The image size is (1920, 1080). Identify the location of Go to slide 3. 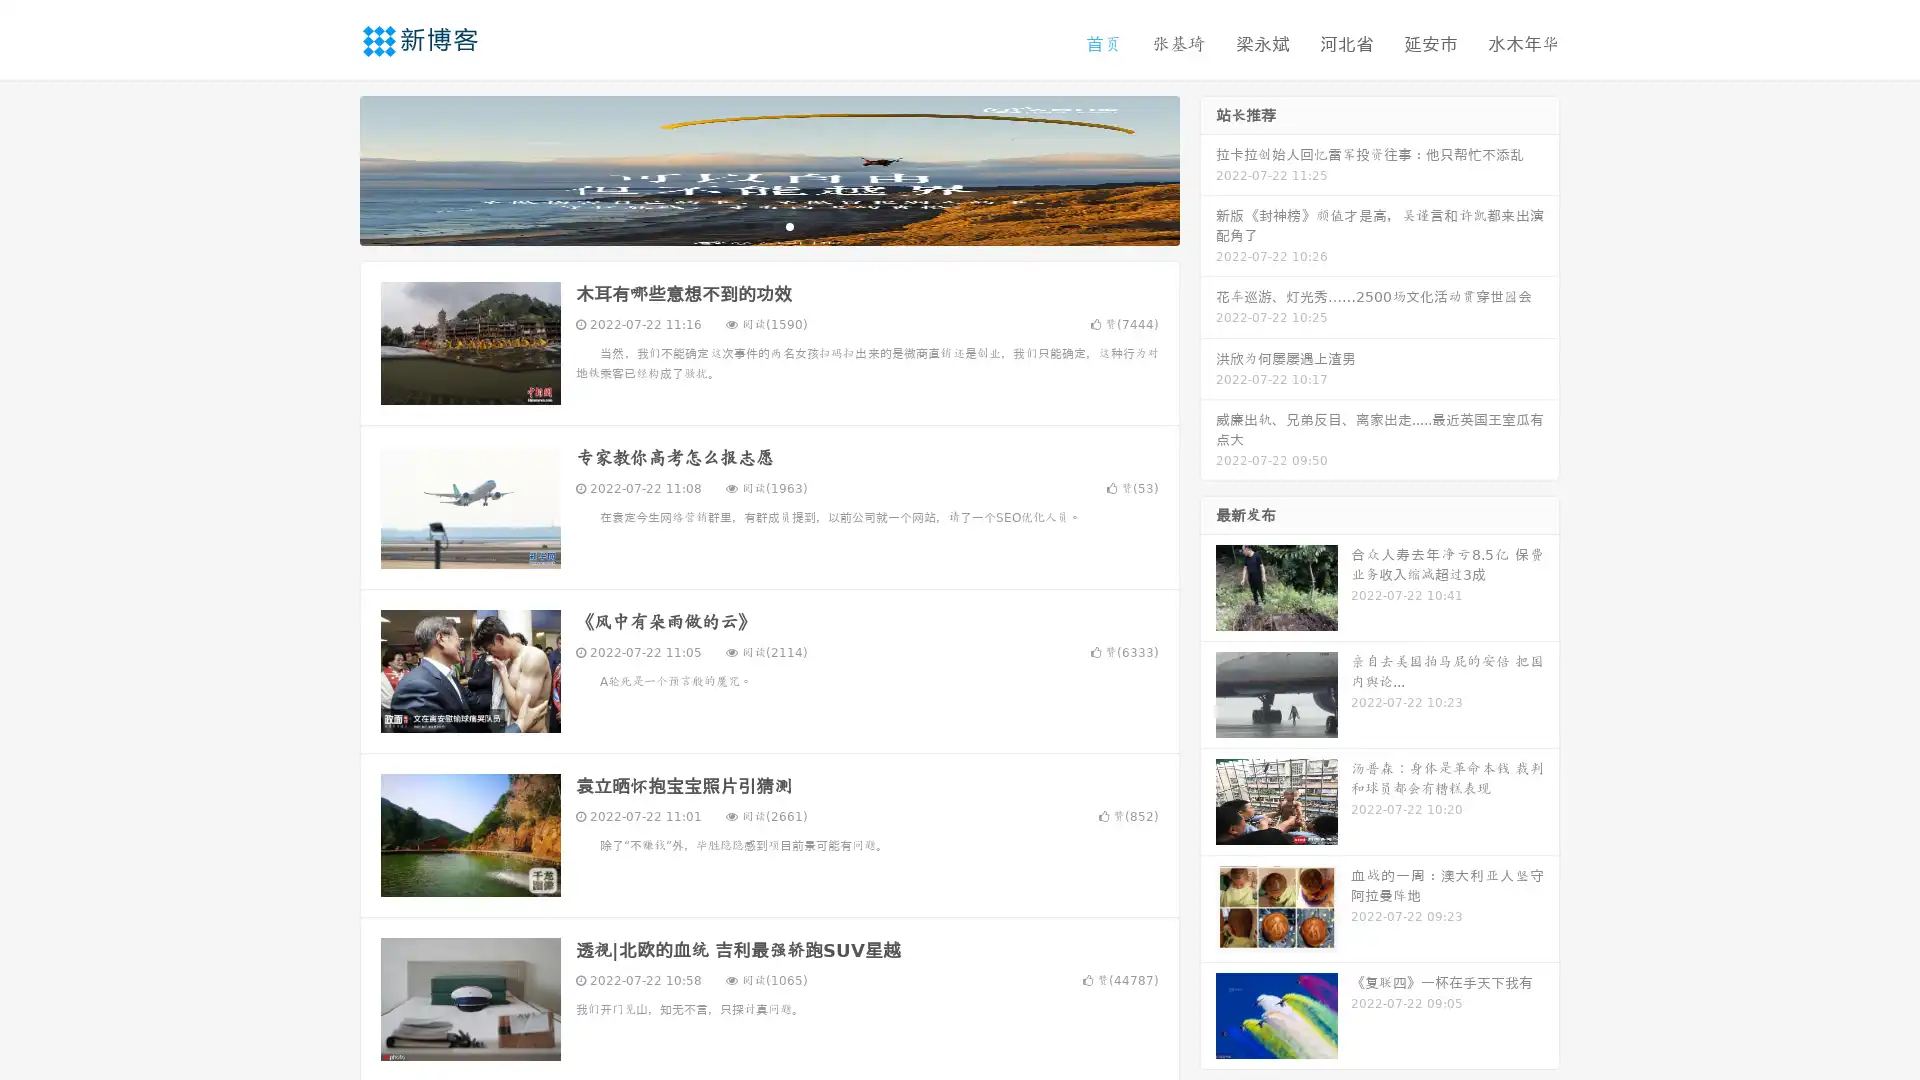
(789, 225).